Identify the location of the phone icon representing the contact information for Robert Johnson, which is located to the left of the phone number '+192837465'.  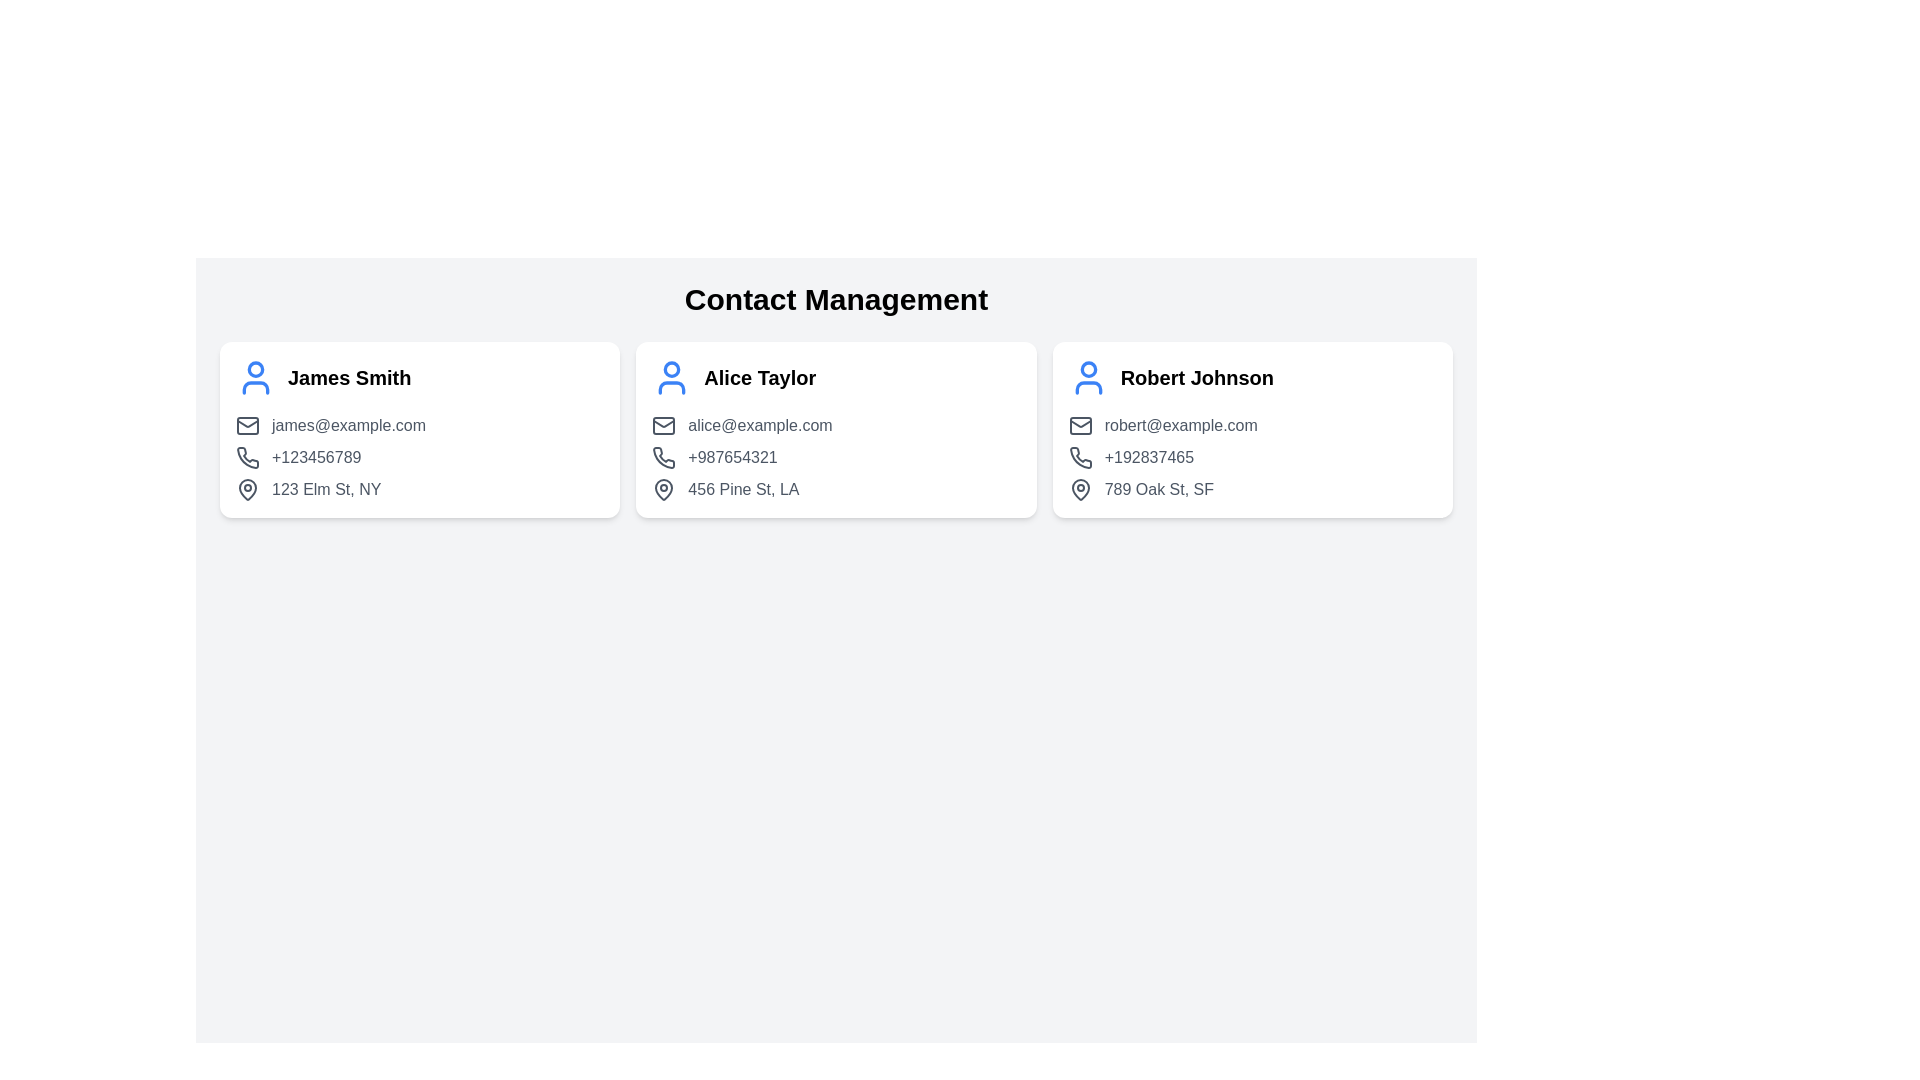
(1079, 457).